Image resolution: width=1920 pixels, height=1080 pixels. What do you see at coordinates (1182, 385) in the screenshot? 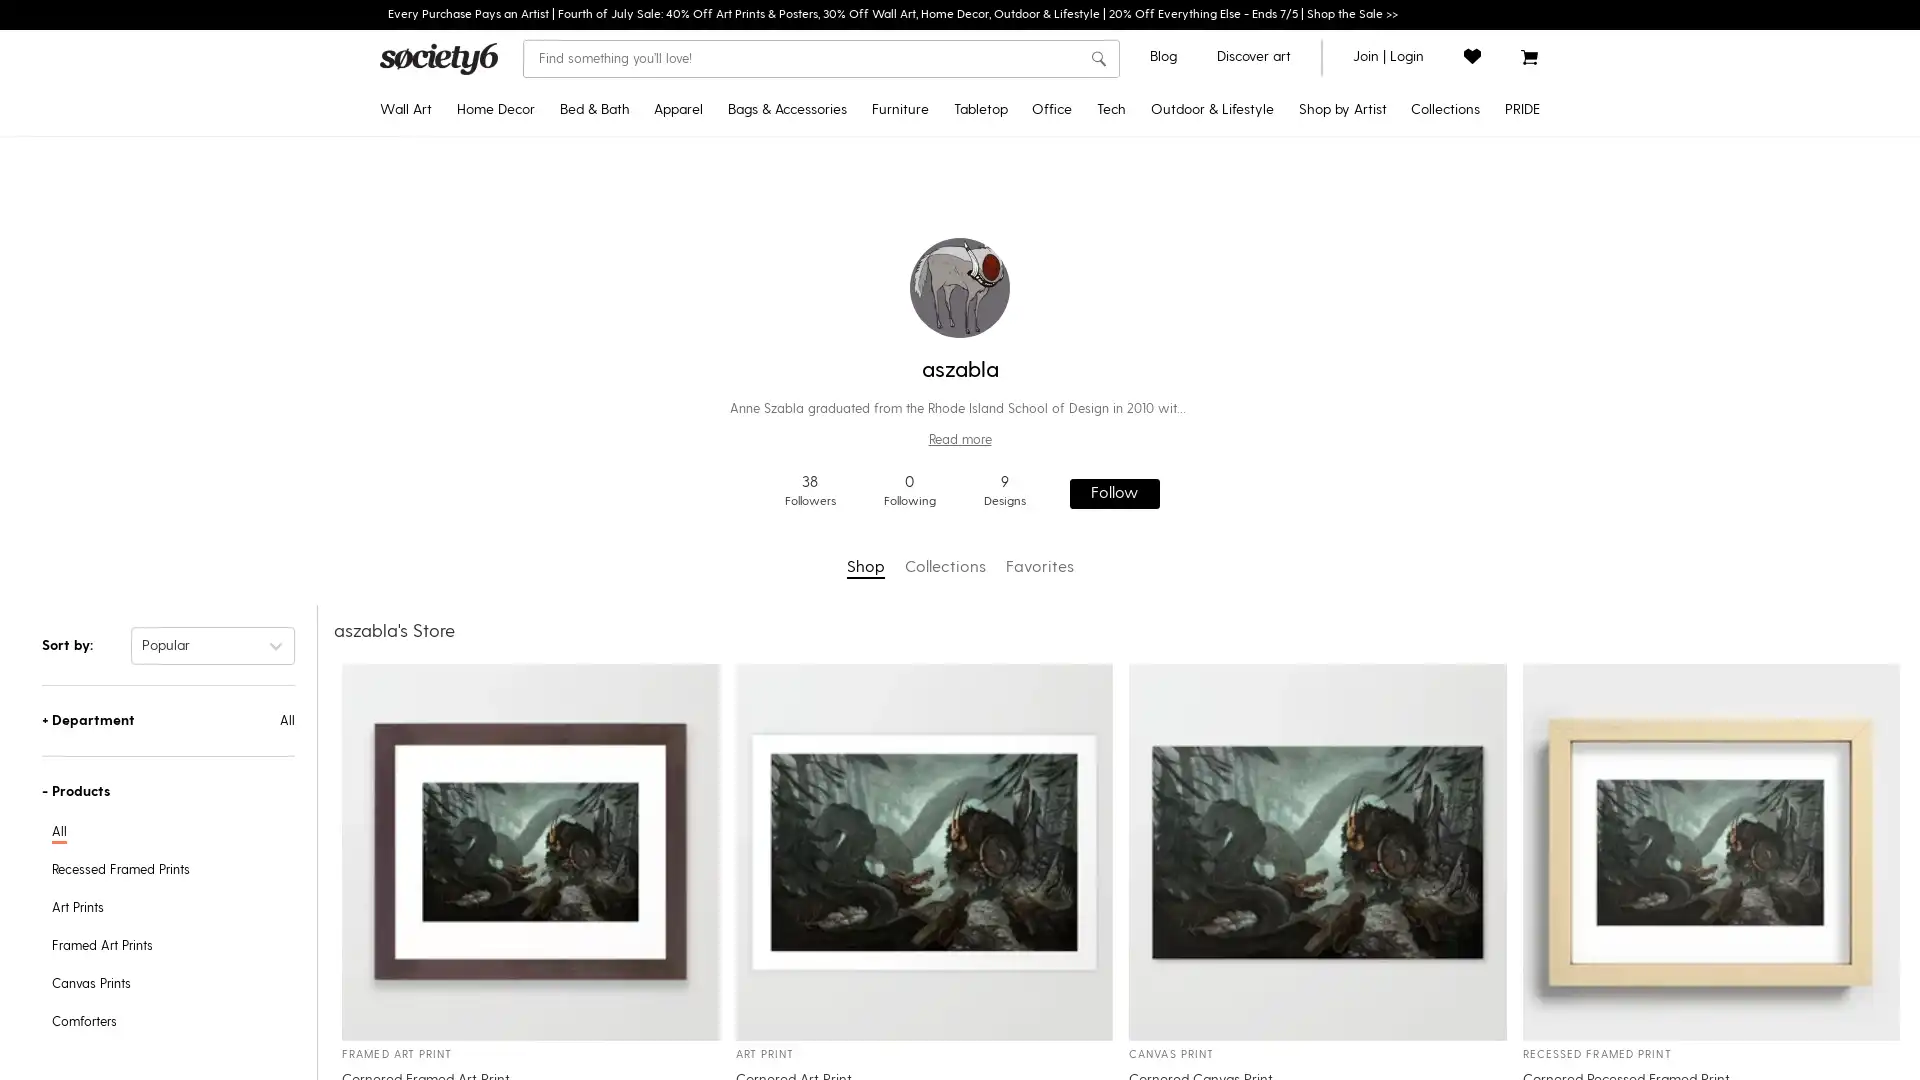
I see `Apple Watch Bands` at bounding box center [1182, 385].